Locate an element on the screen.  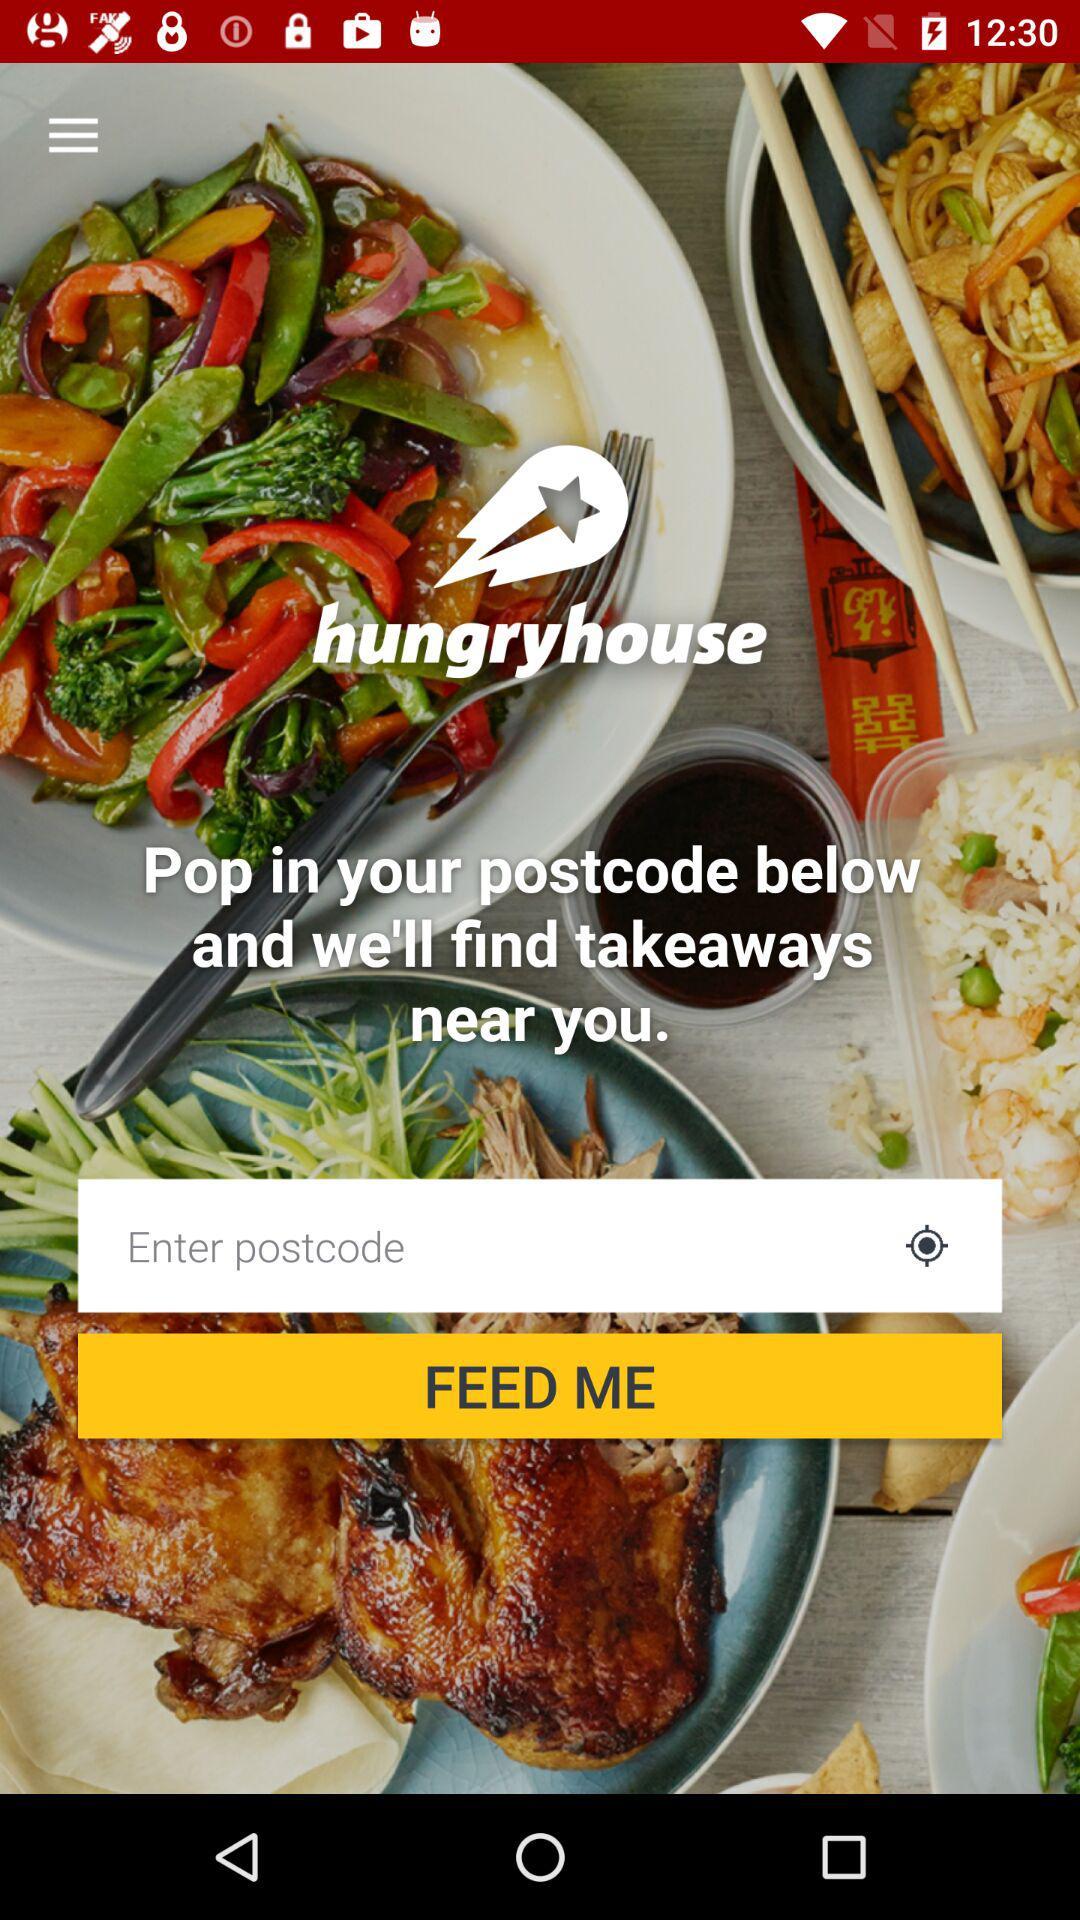
text box to enter zip code is located at coordinates (482, 1244).